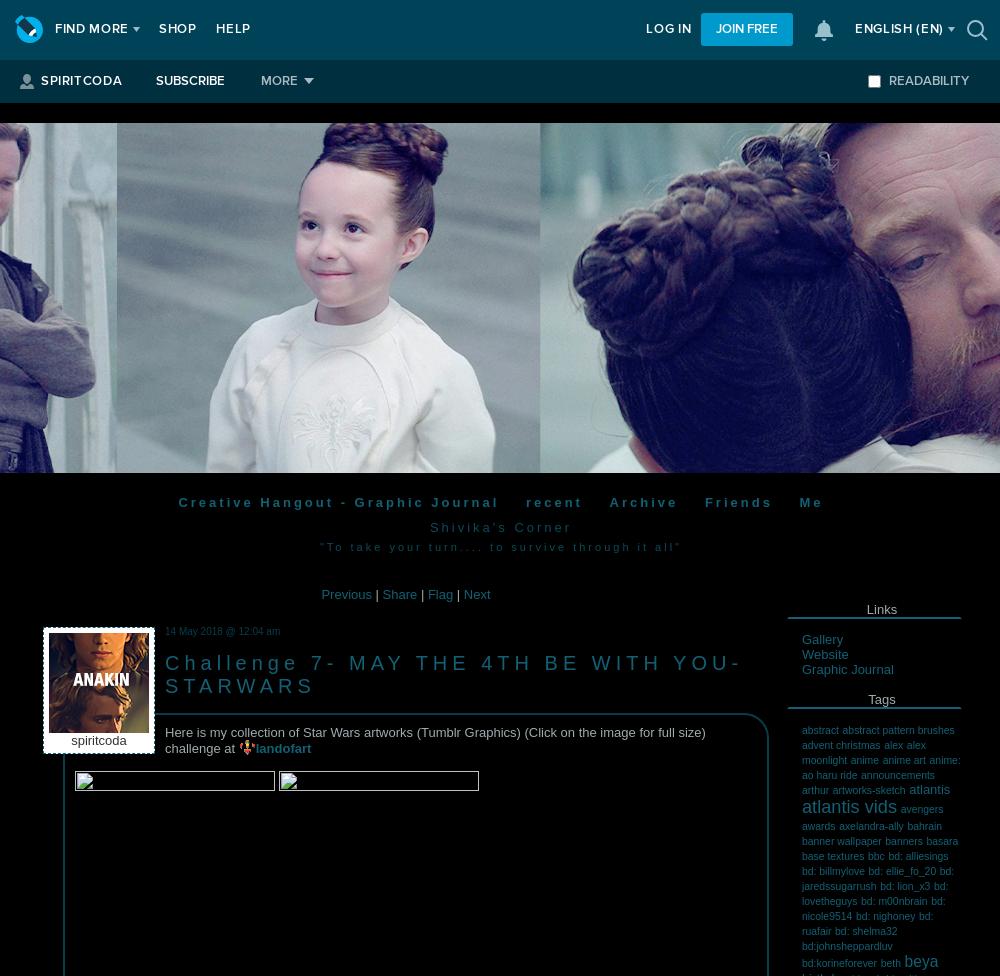 The height and width of the screenshot is (976, 1000). I want to click on 'Website', so click(802, 653).